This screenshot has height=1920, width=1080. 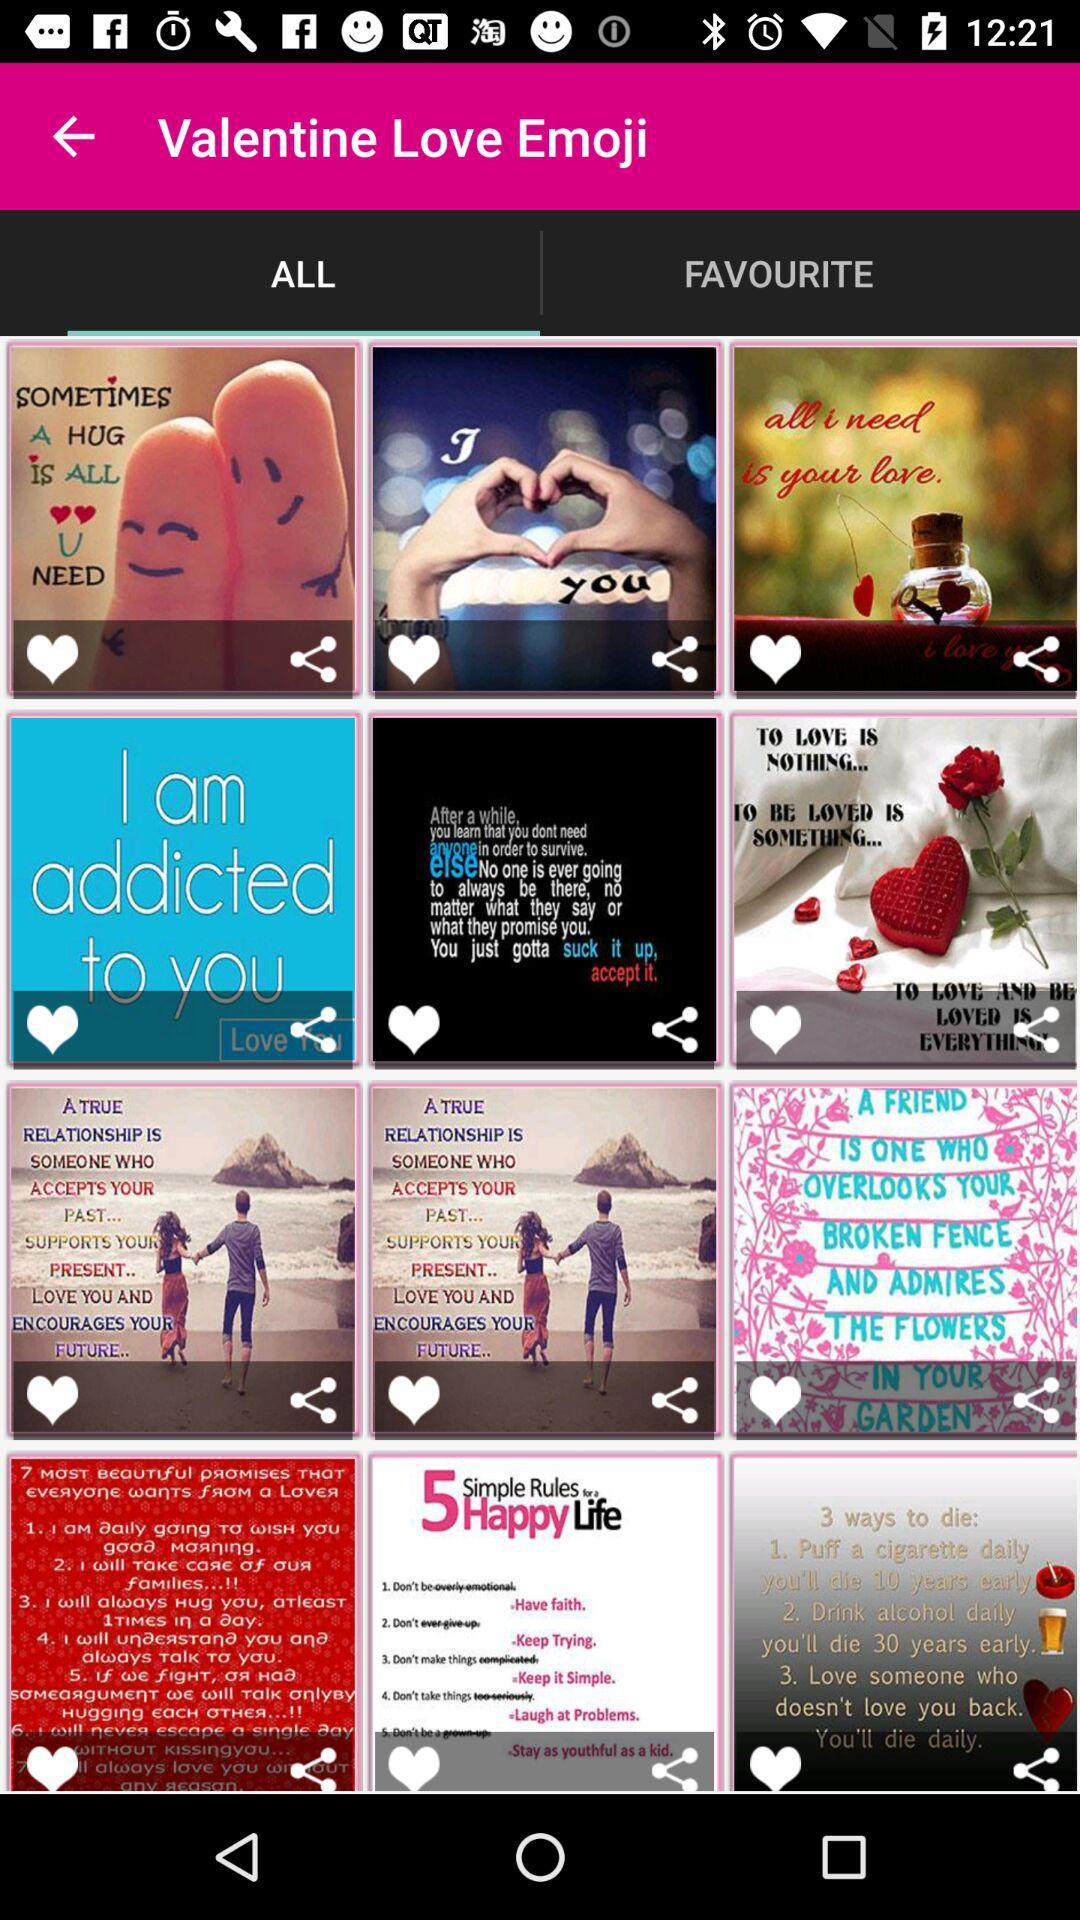 I want to click on share the picture, so click(x=1035, y=1768).